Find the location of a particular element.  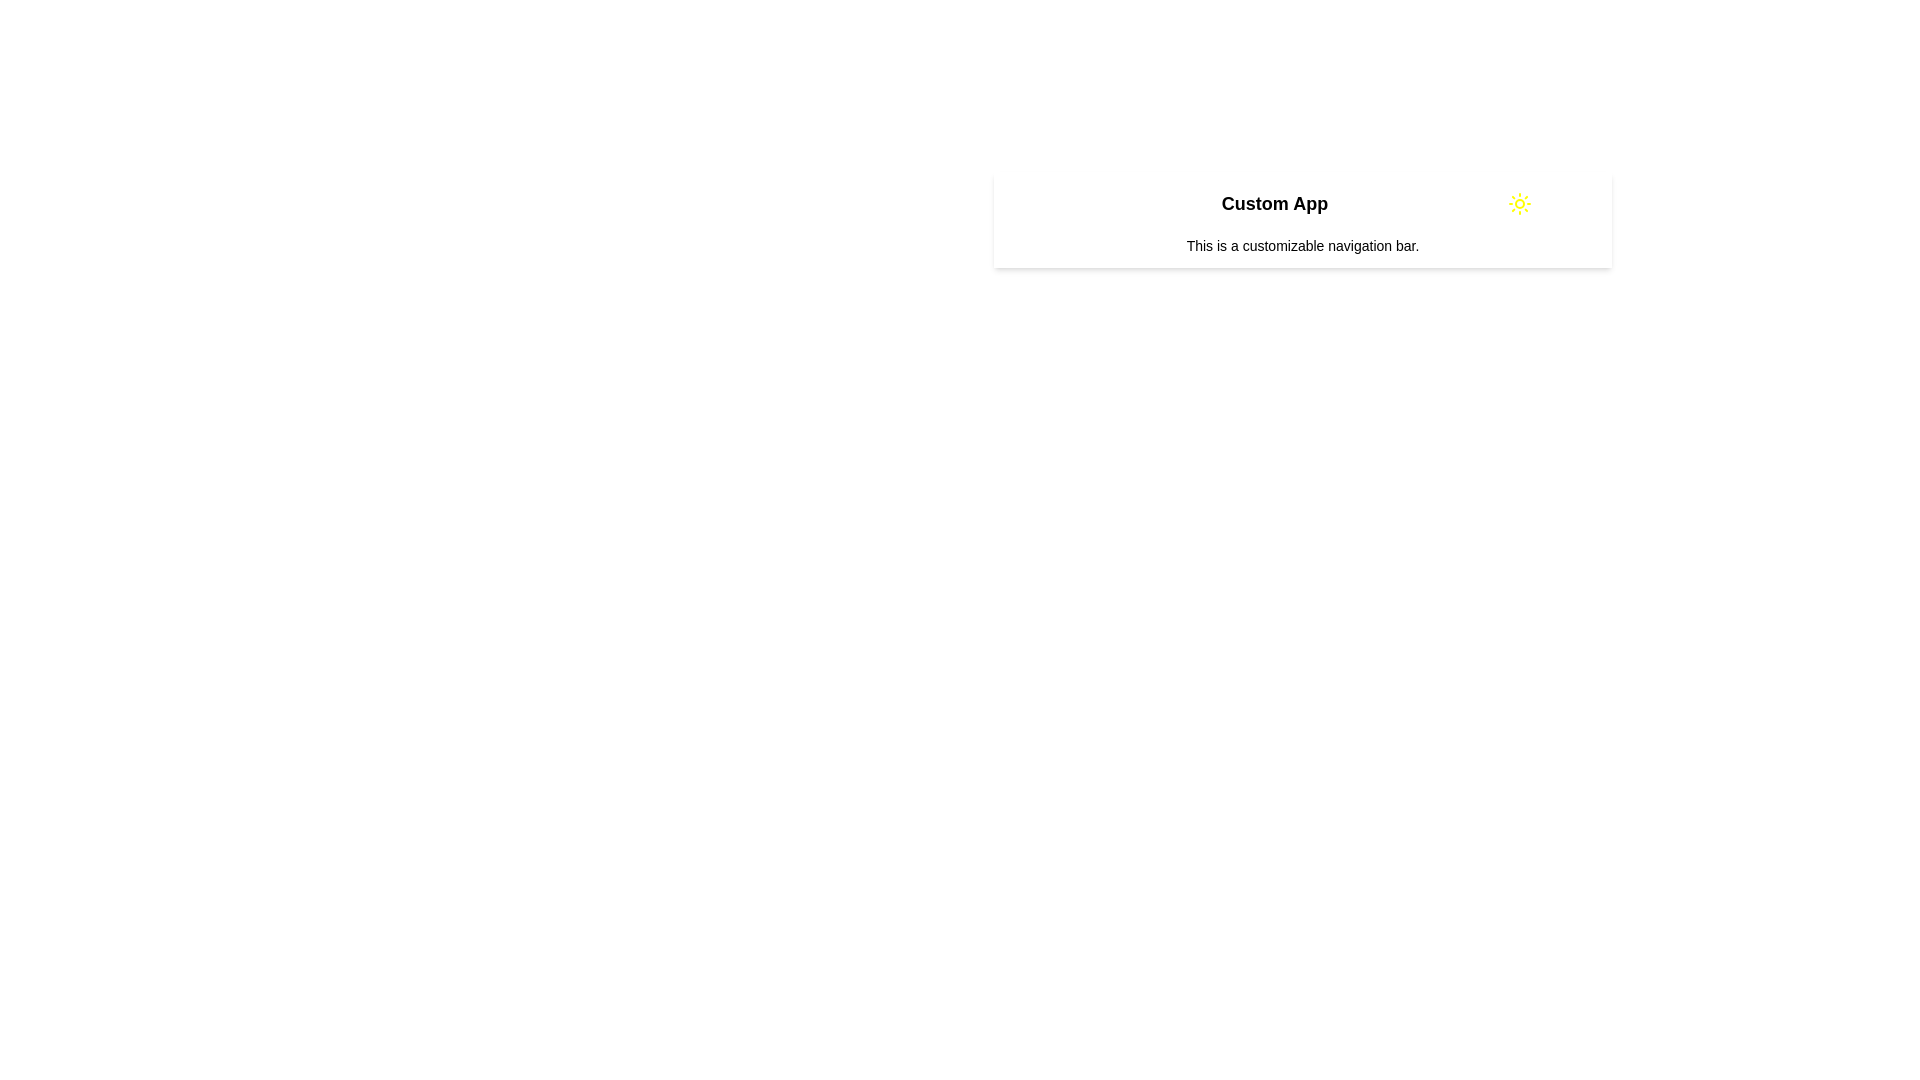

the menu icon to open the menu is located at coordinates (1030, 204).